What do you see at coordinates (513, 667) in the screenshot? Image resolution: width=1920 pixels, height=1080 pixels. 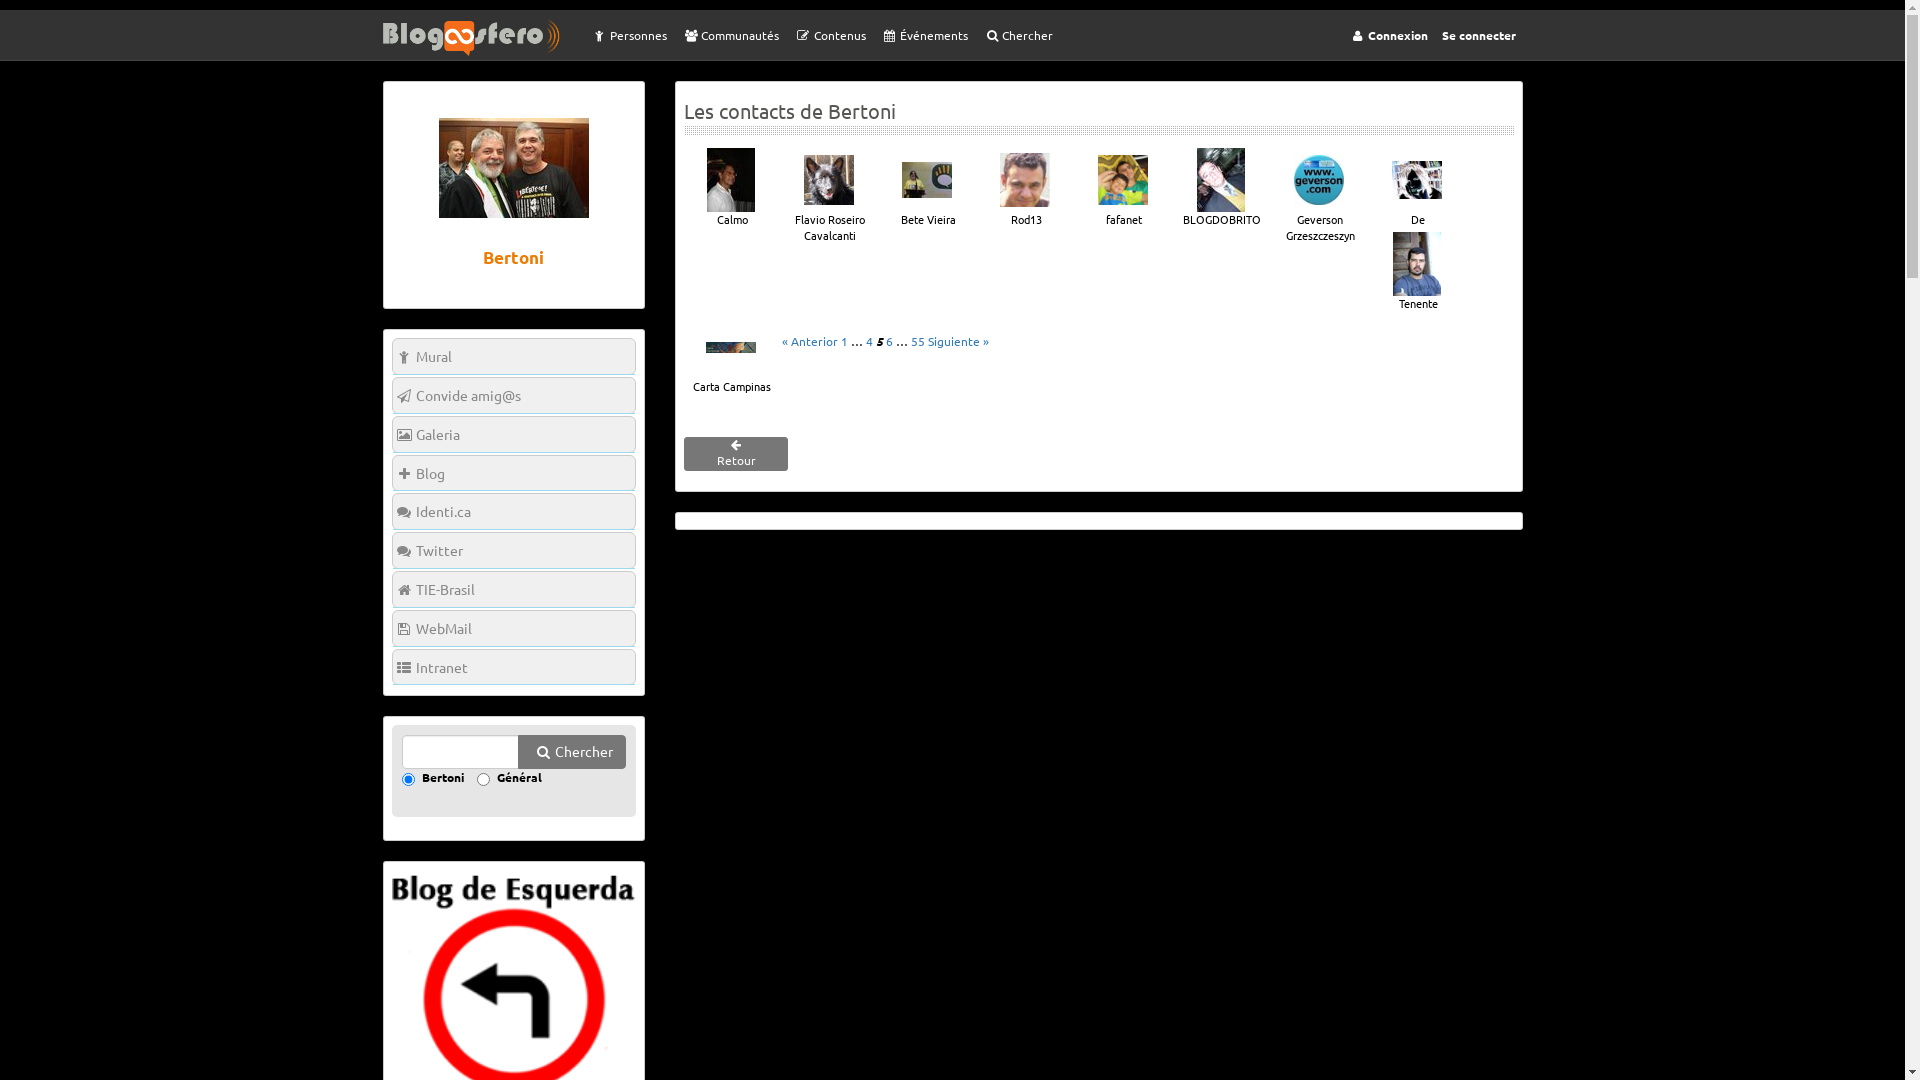 I see `'Intranet'` at bounding box center [513, 667].